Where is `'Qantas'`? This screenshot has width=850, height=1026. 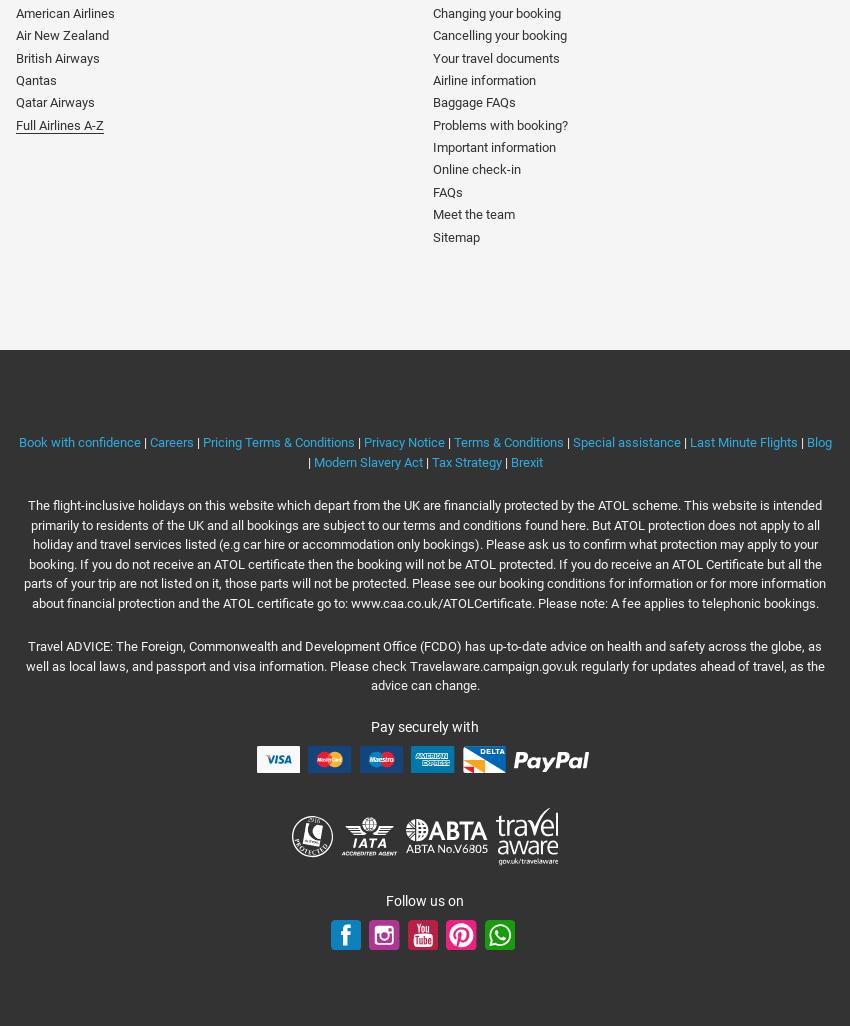 'Qantas' is located at coordinates (35, 78).